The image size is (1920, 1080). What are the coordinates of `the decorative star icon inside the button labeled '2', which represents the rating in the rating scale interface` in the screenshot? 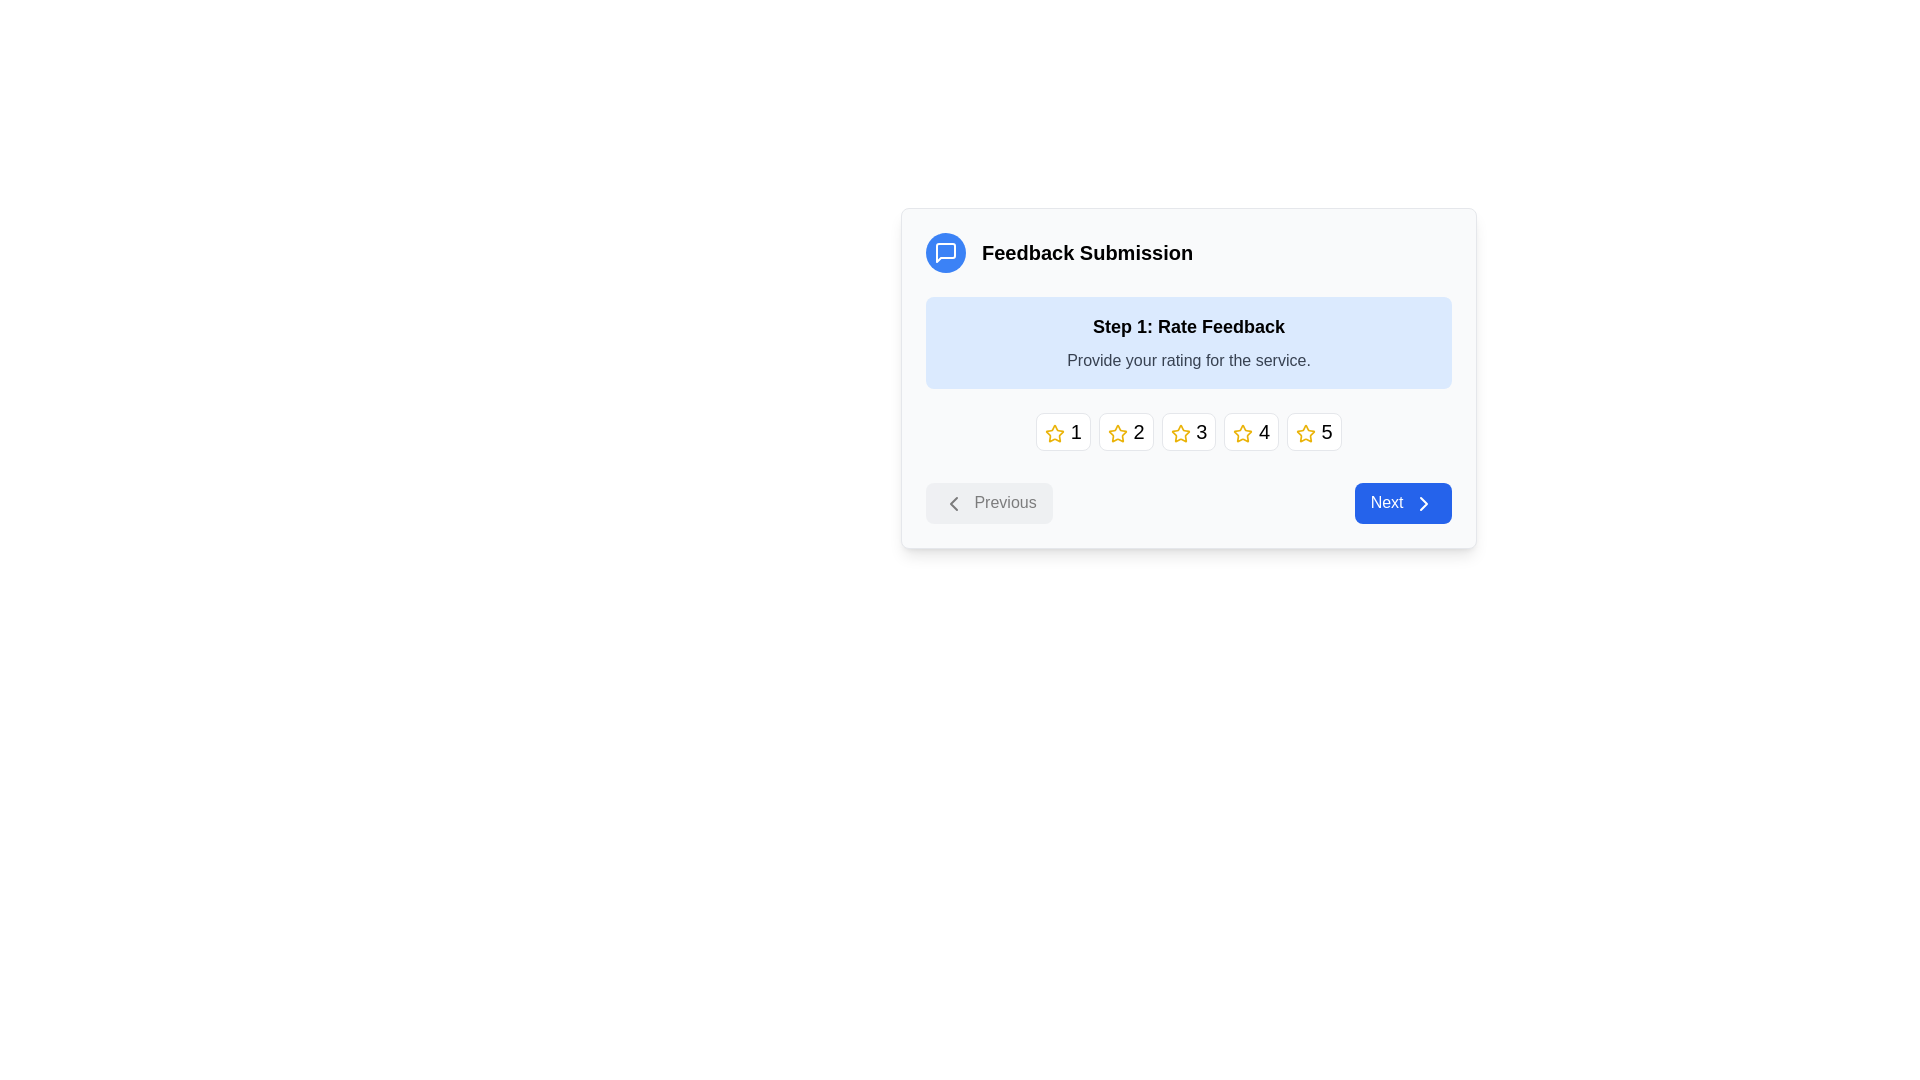 It's located at (1117, 432).